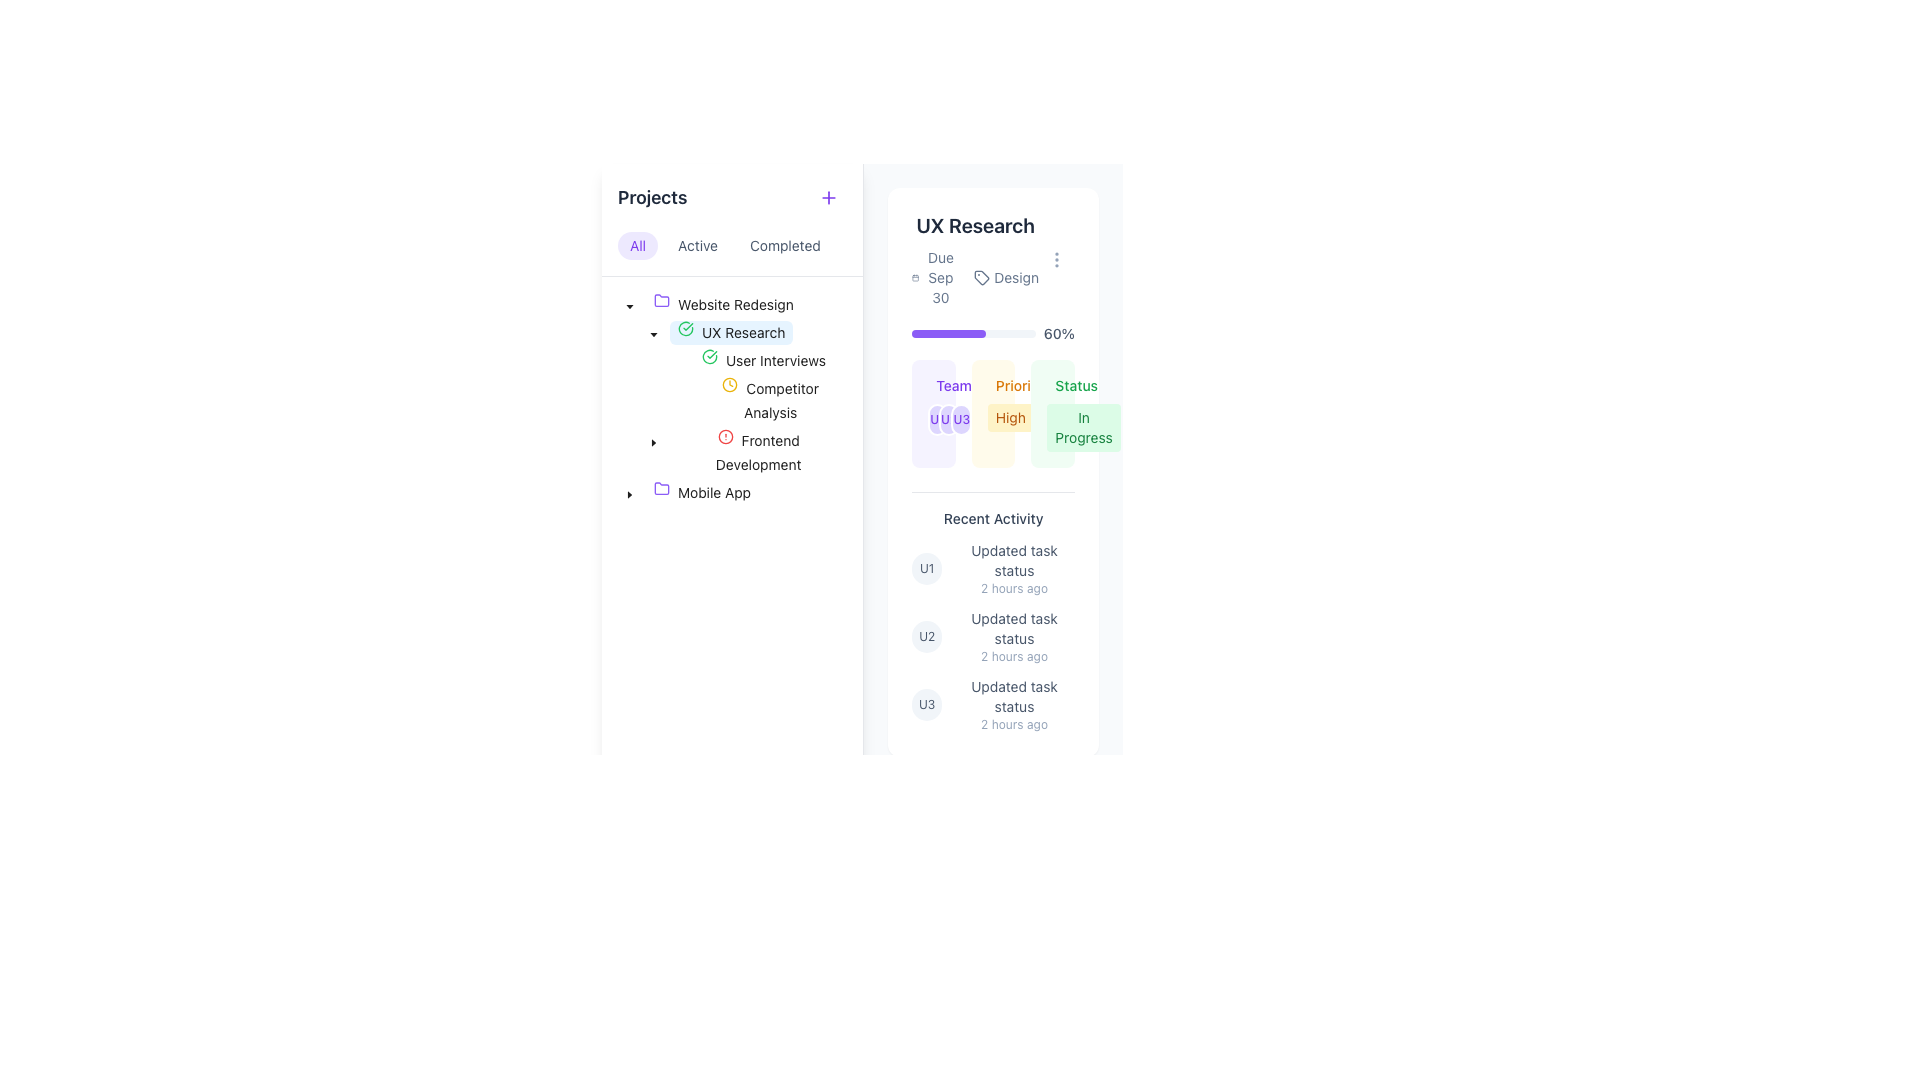  What do you see at coordinates (993, 704) in the screenshot?
I see `contents of the third Activity Log Entry in the 'Recent Activity' section, which includes the username abbreviation 'U3', the text 'Updated task status', and the timestamp '2 hours ago'` at bounding box center [993, 704].